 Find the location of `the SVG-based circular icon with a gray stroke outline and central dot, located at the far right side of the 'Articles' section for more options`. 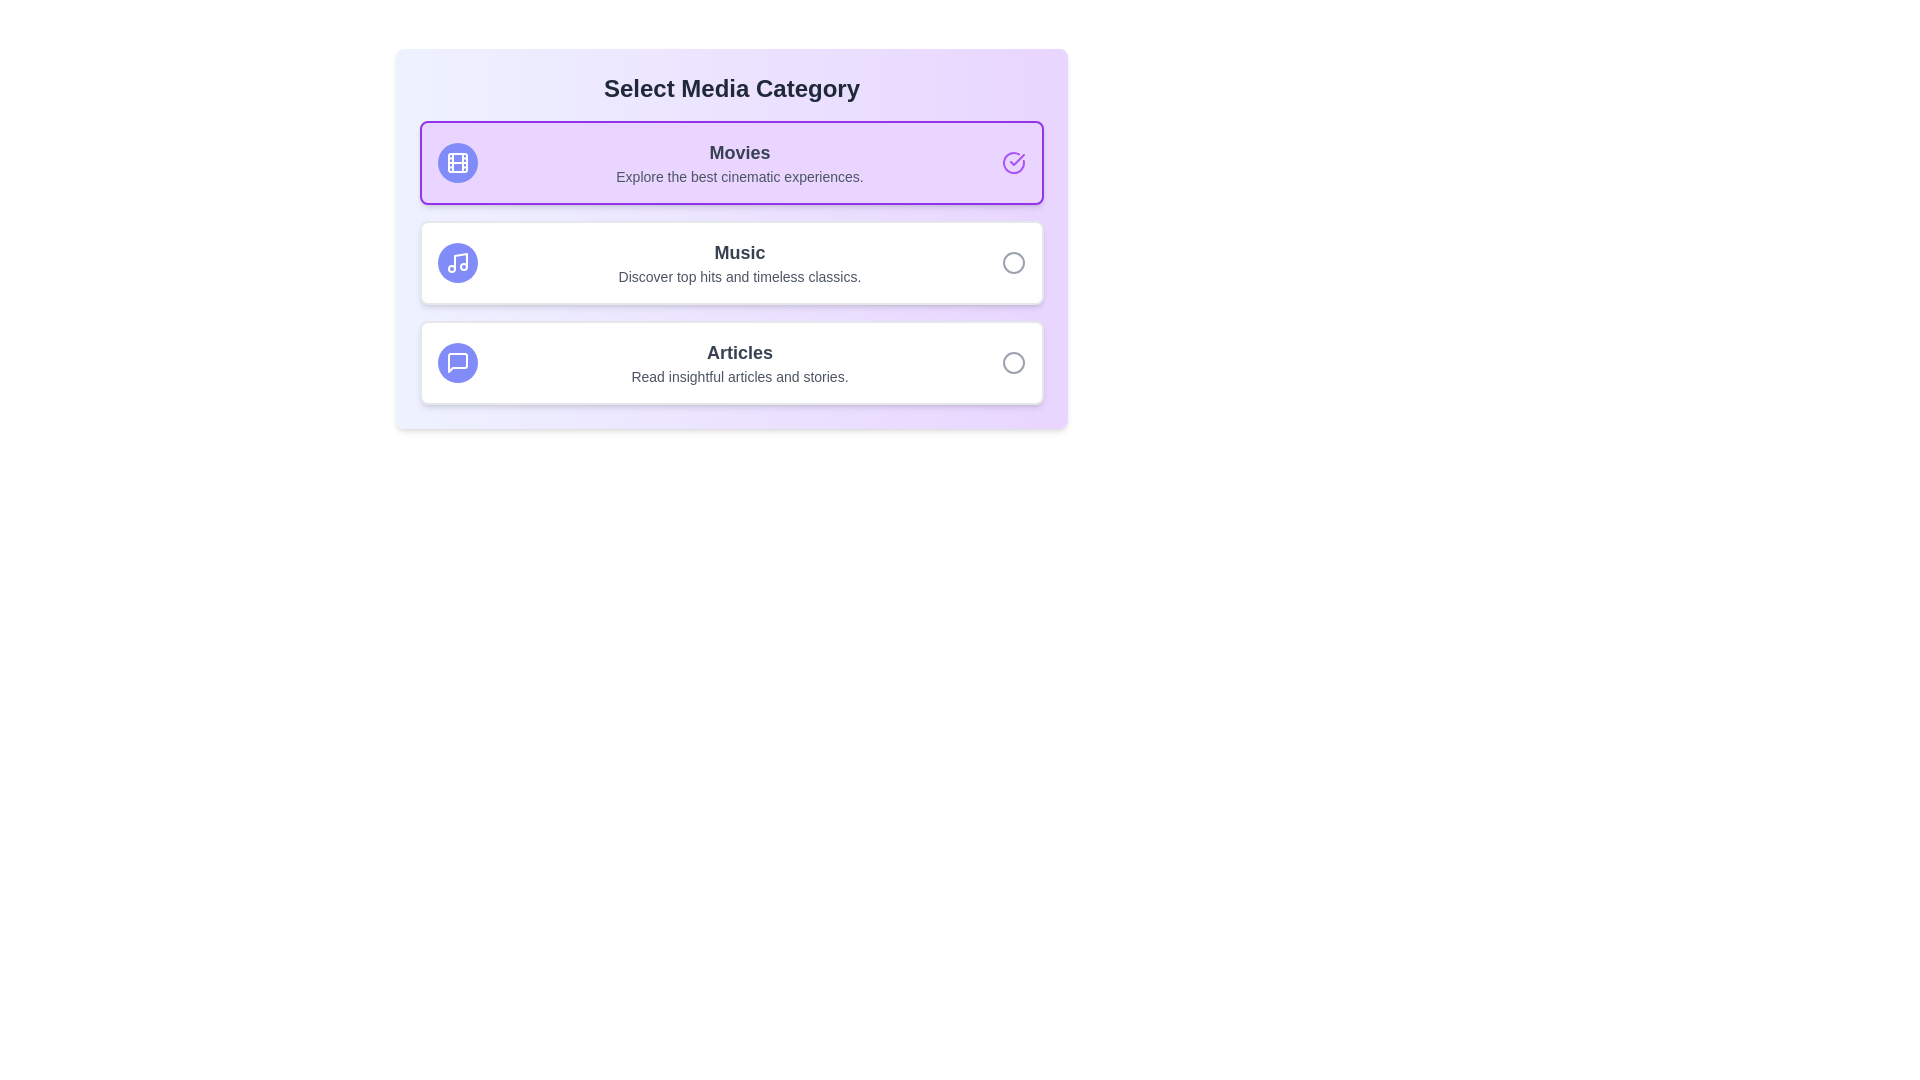

the SVG-based circular icon with a gray stroke outline and central dot, located at the far right side of the 'Articles' section for more options is located at coordinates (1013, 362).